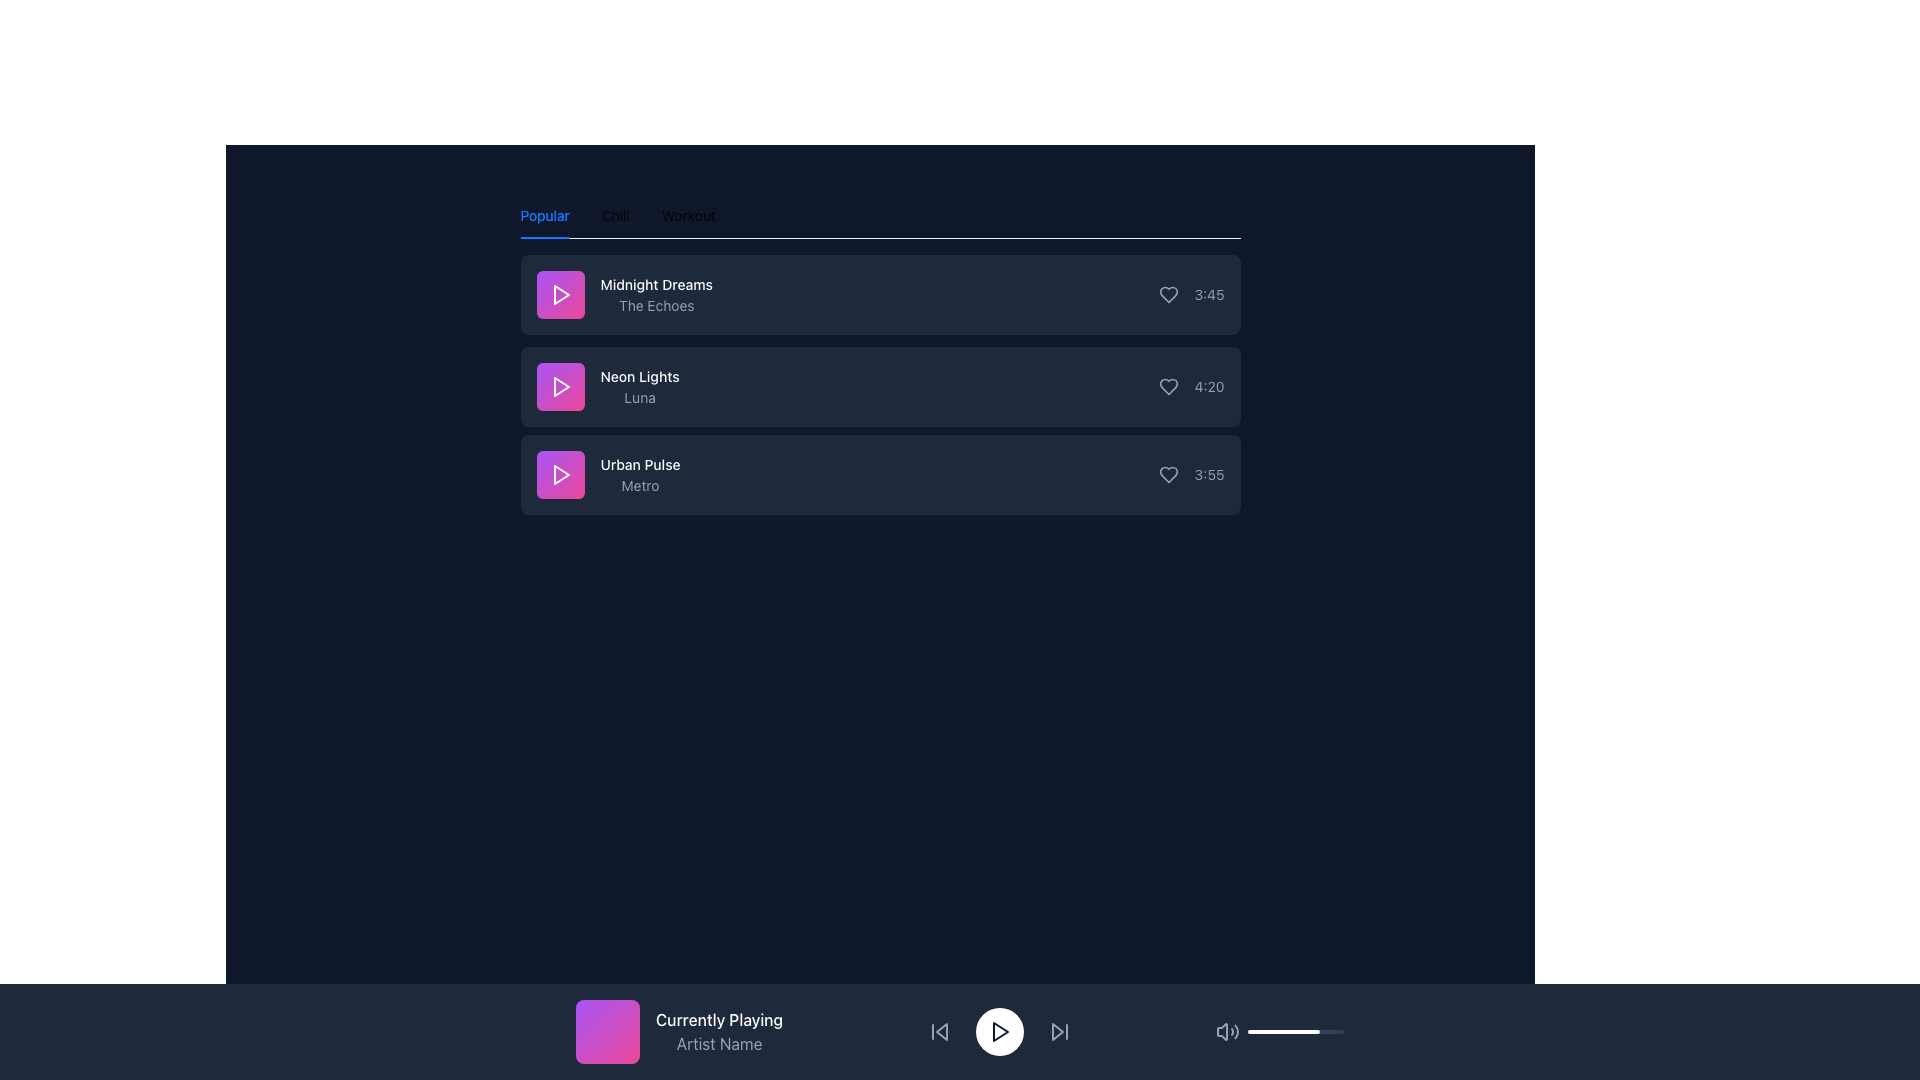 This screenshot has width=1920, height=1080. Describe the element at coordinates (938, 1032) in the screenshot. I see `the backward skip button located at the leftmost position in the series of three playback control buttons to skip to the previous track` at that location.